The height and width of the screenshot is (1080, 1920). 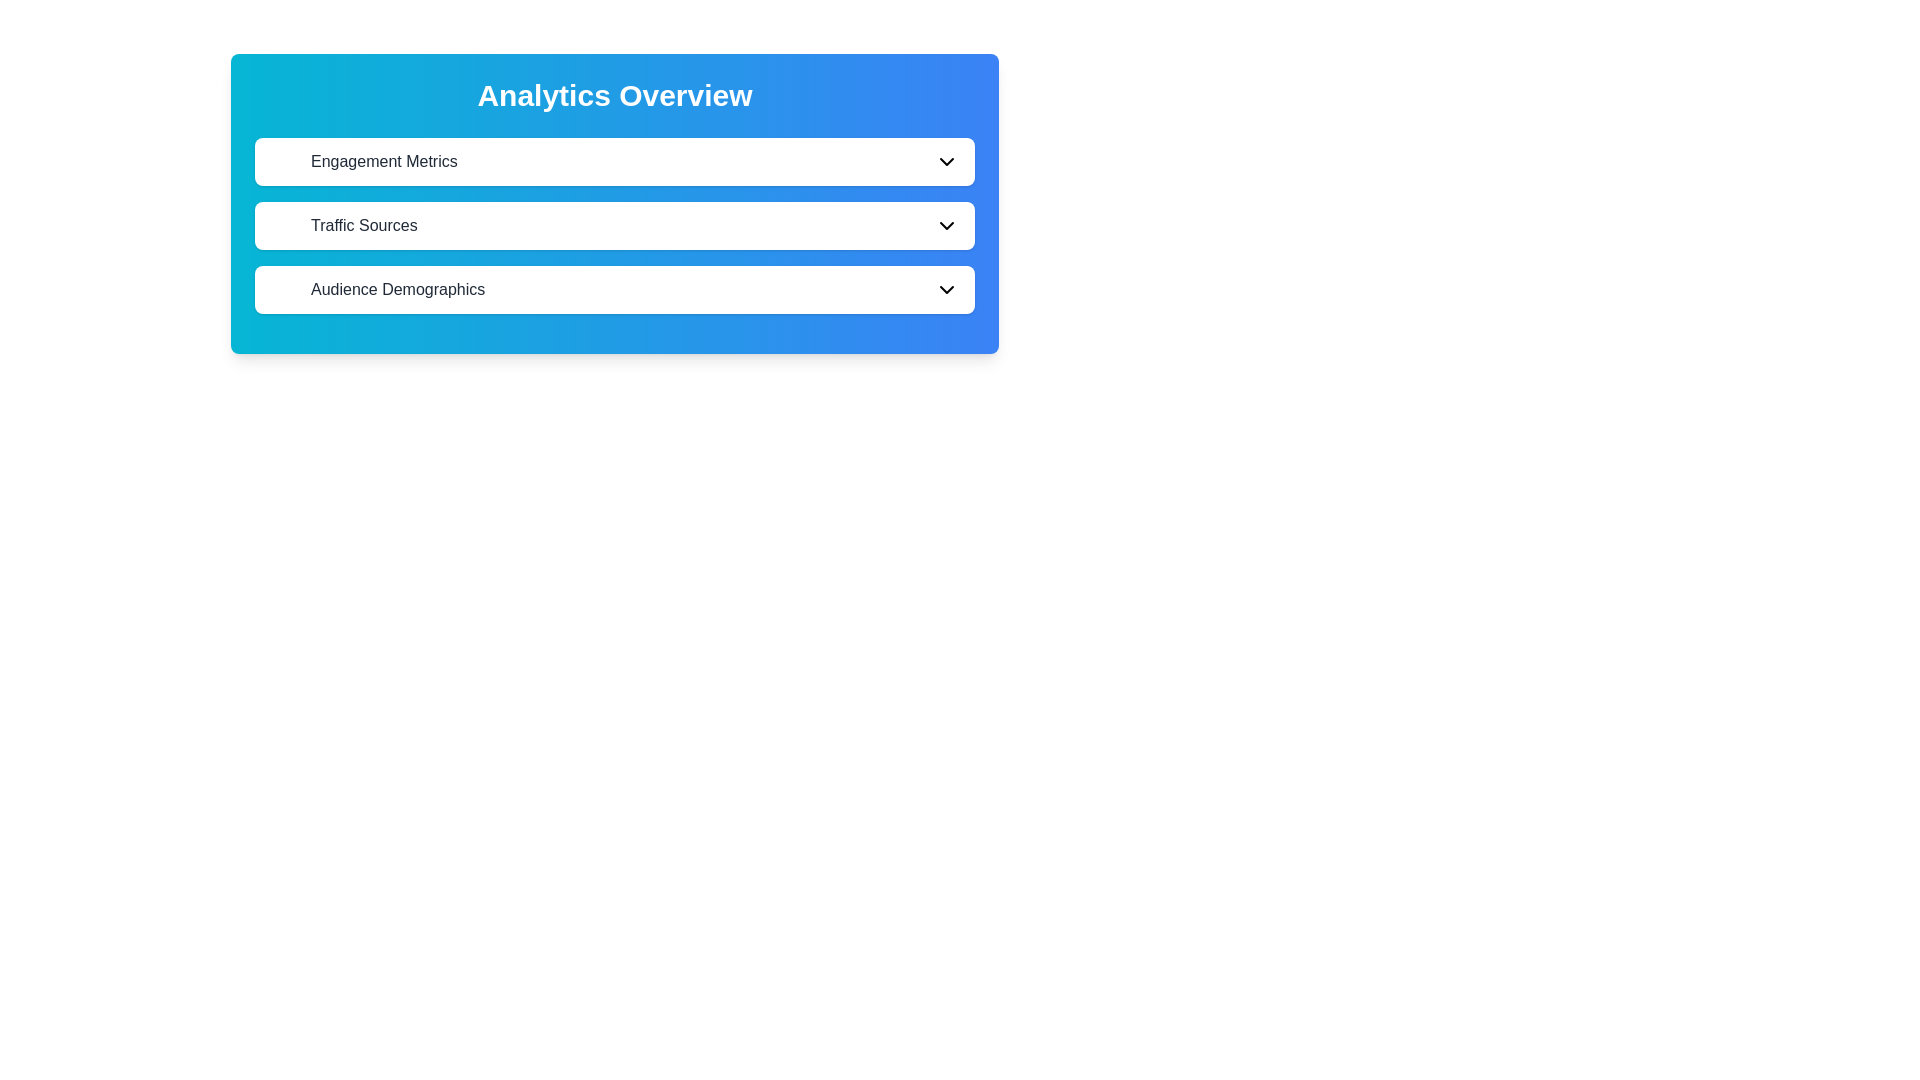 I want to click on text content of the Text label within the first card under 'Analytics Overview', which summarizes user engagement analytical data, so click(x=364, y=161).